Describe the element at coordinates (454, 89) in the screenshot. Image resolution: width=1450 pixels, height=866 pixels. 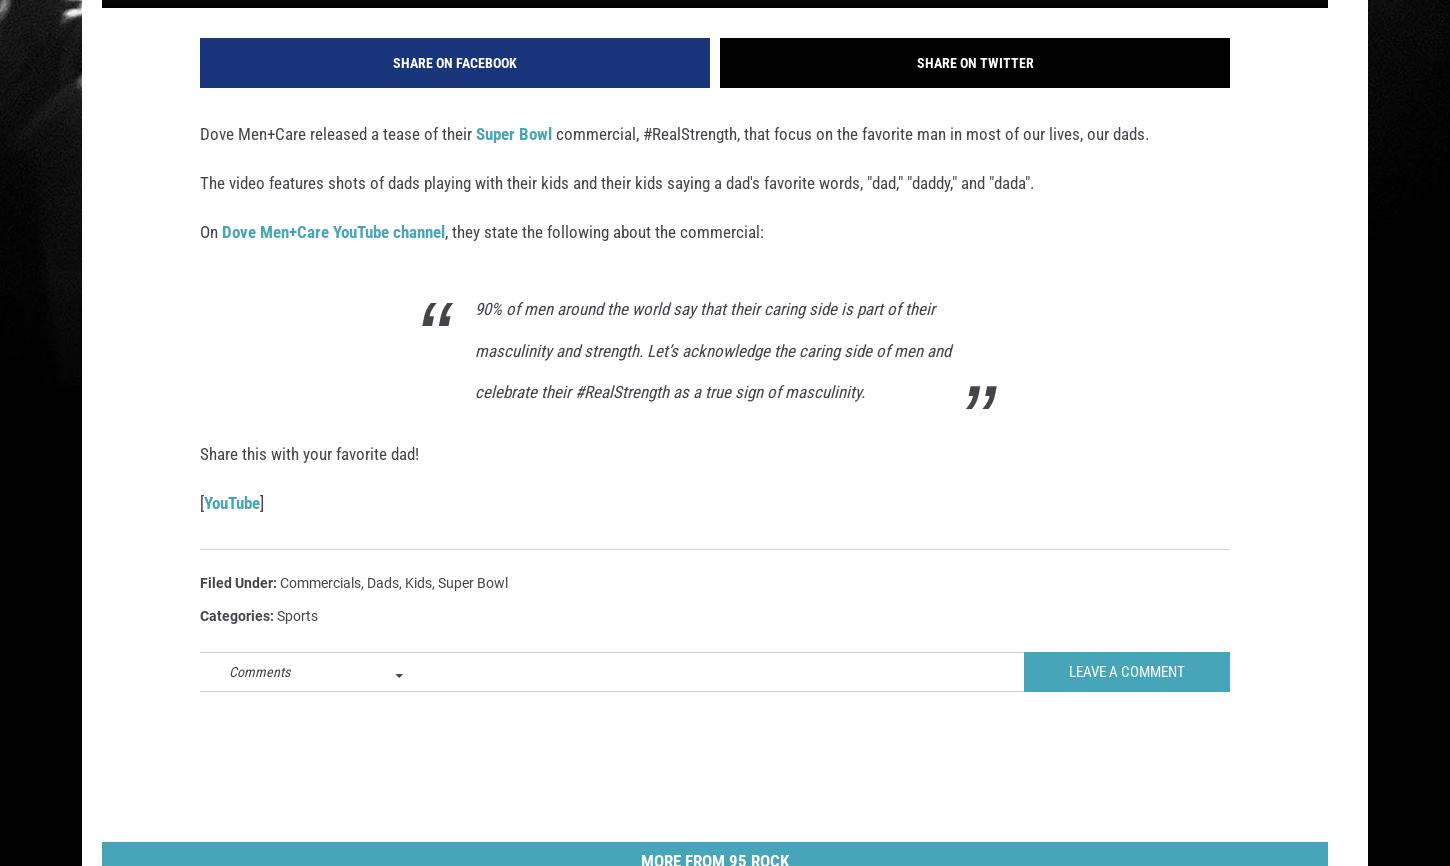
I see `'Share on Facebook'` at that location.